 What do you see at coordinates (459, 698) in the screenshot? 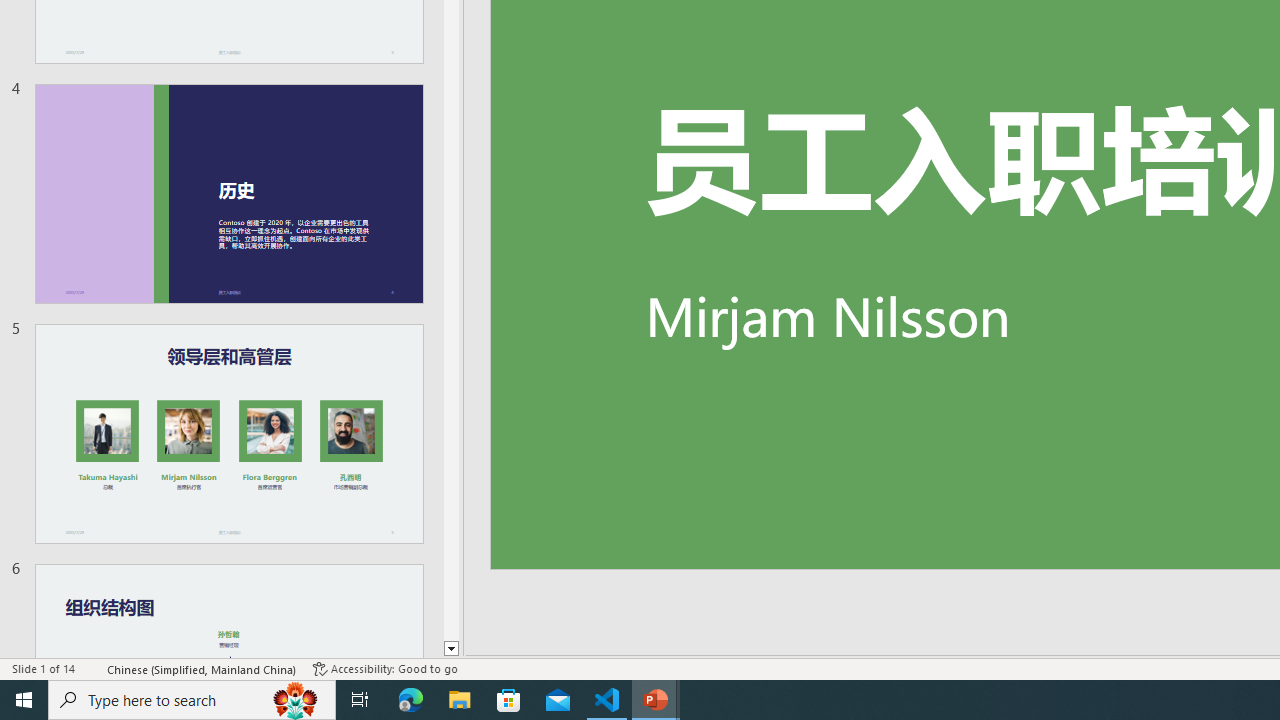
I see `'File Explorer'` at bounding box center [459, 698].